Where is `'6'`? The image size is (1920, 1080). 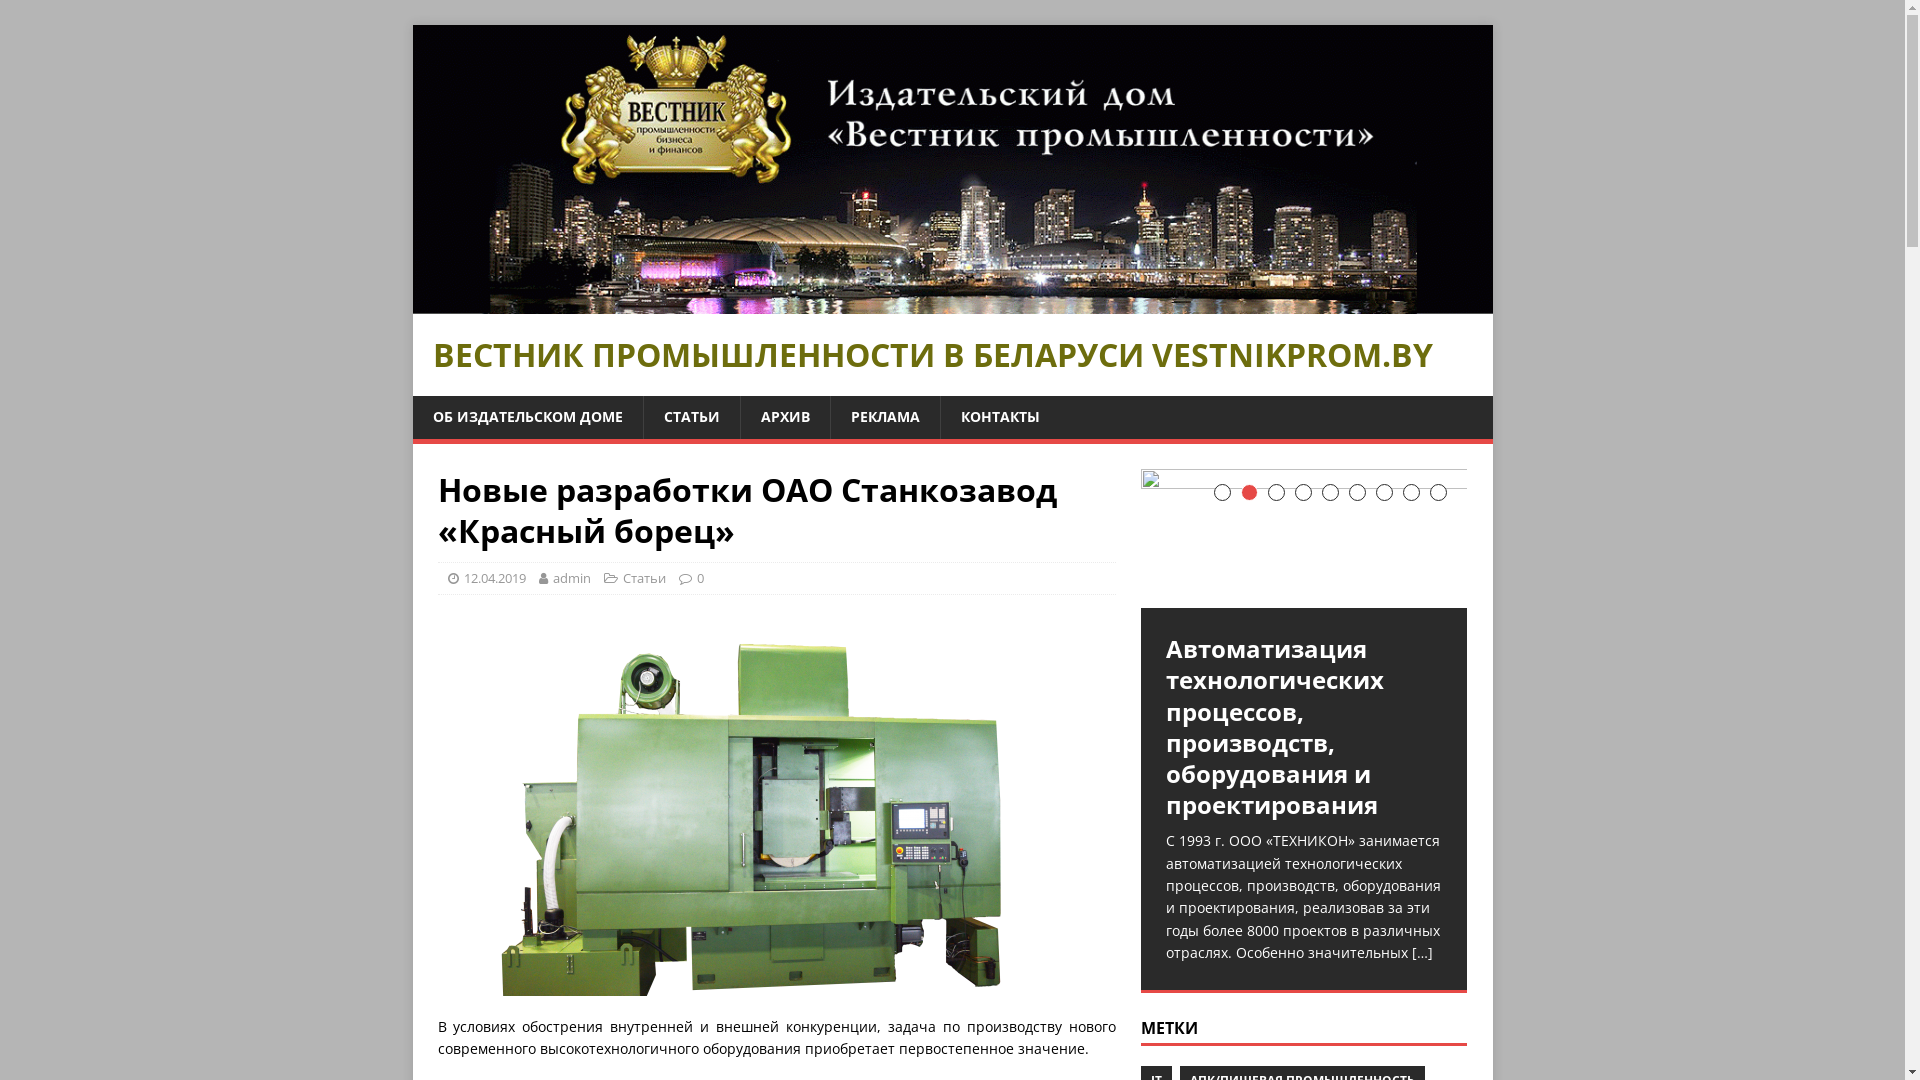
'6' is located at coordinates (1348, 492).